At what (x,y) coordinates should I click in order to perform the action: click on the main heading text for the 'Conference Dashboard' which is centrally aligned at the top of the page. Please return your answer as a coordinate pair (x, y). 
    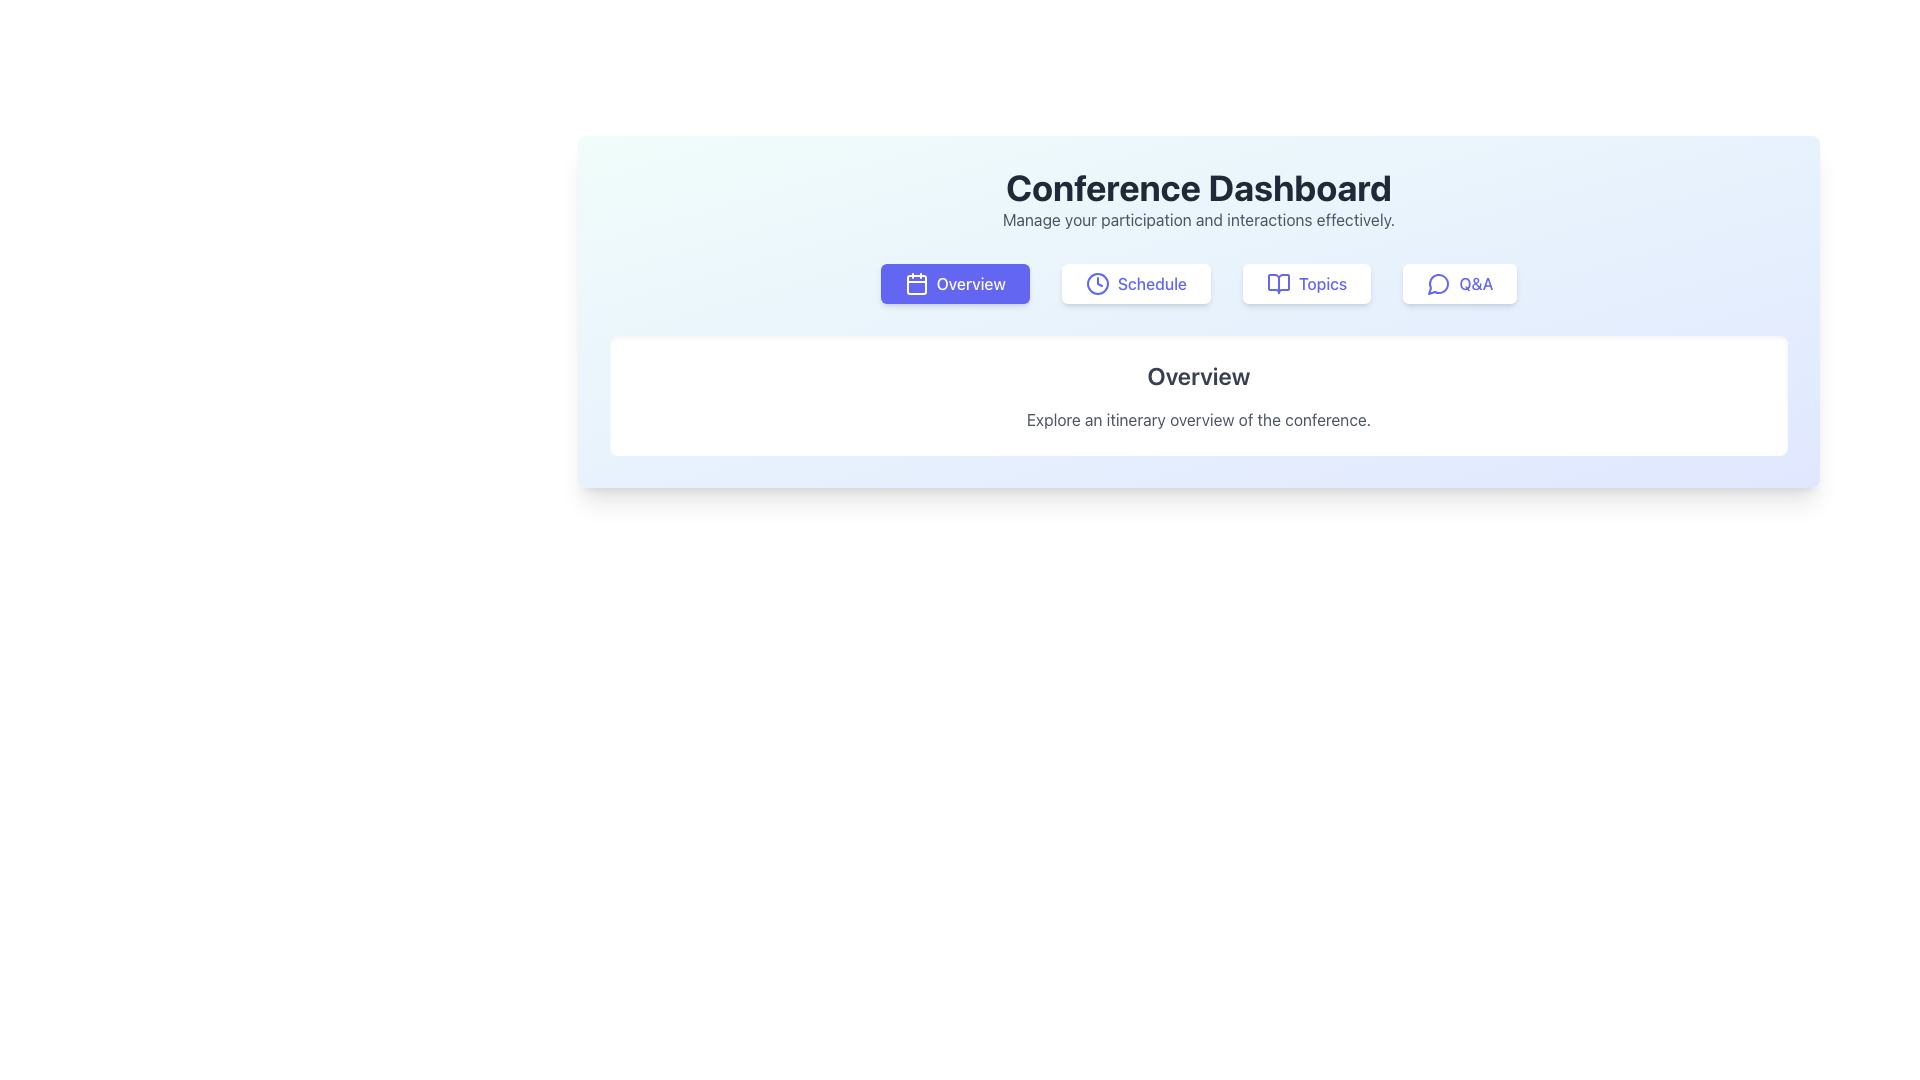
    Looking at the image, I should click on (1199, 188).